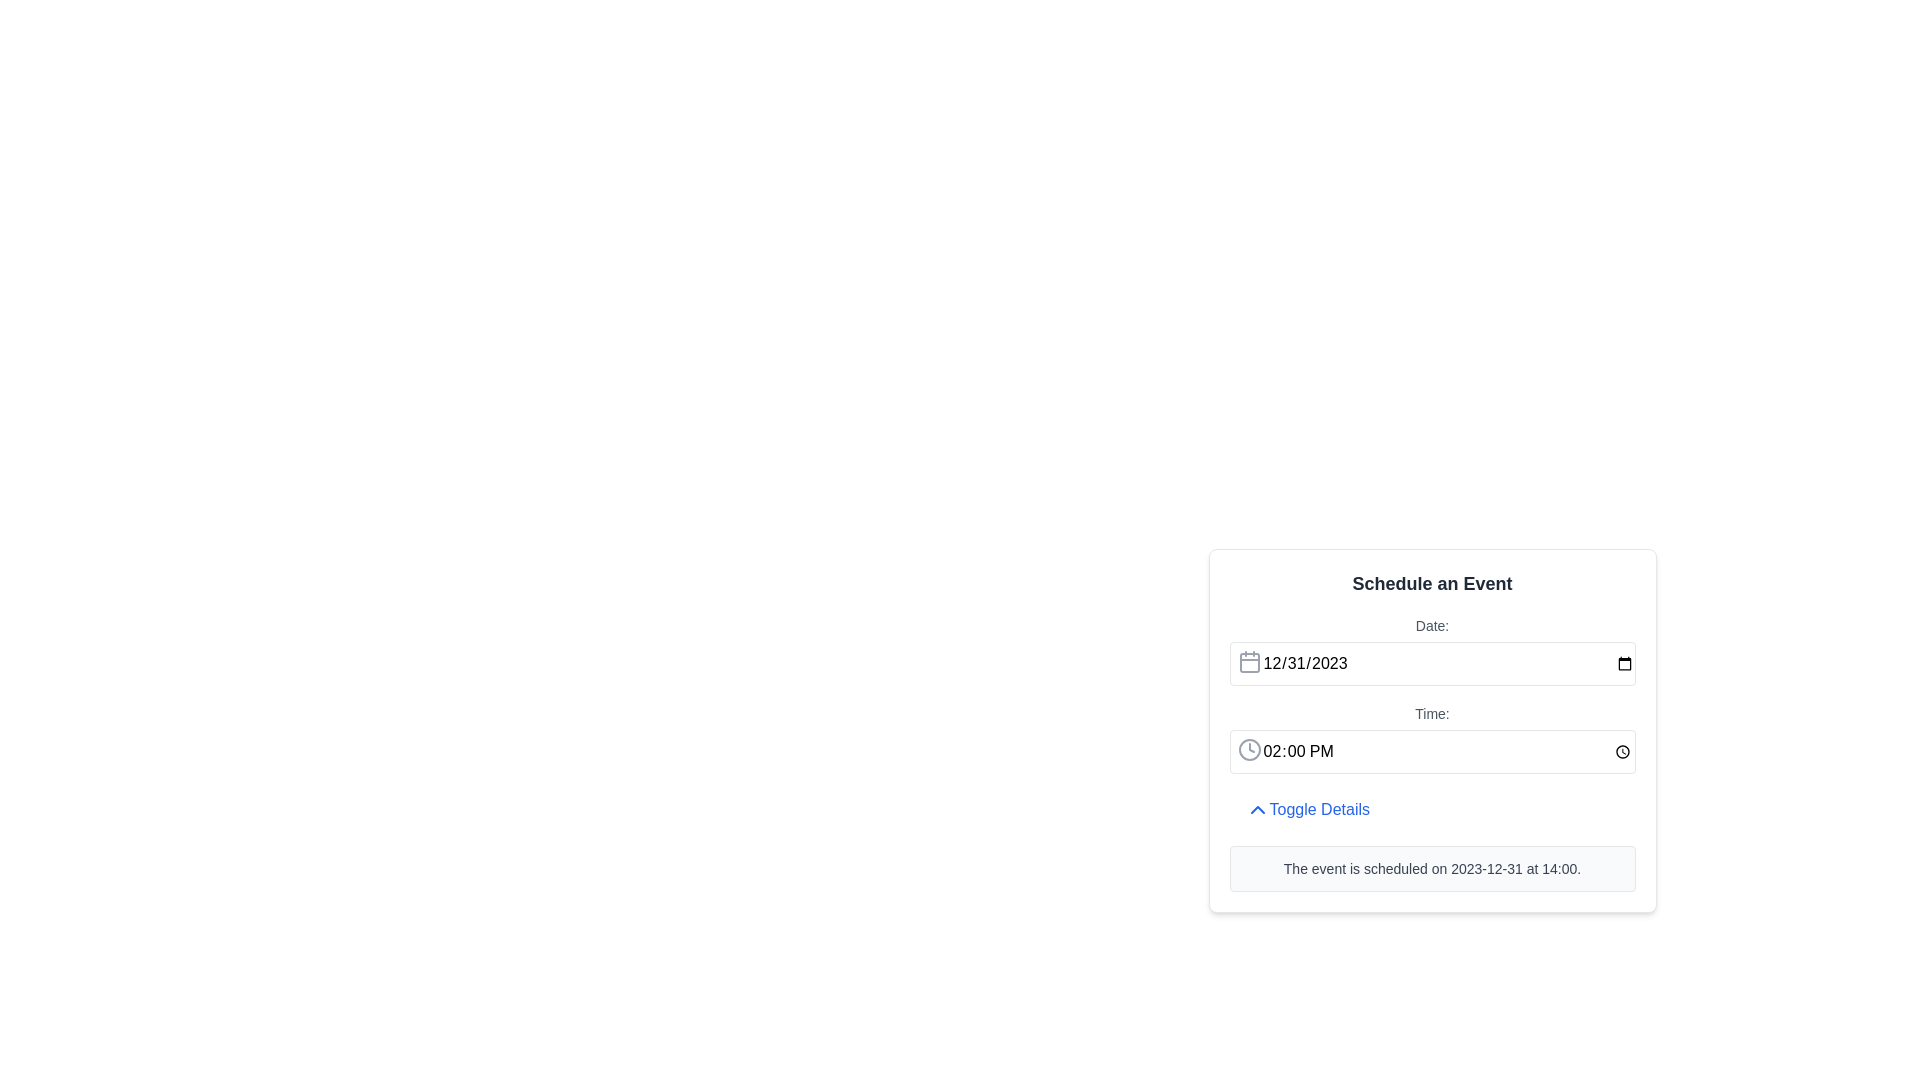  I want to click on the button that toggles the visibility of additional details about the event, located in the 'Schedule an Event' card, below the 'Time:' field, so click(1307, 810).